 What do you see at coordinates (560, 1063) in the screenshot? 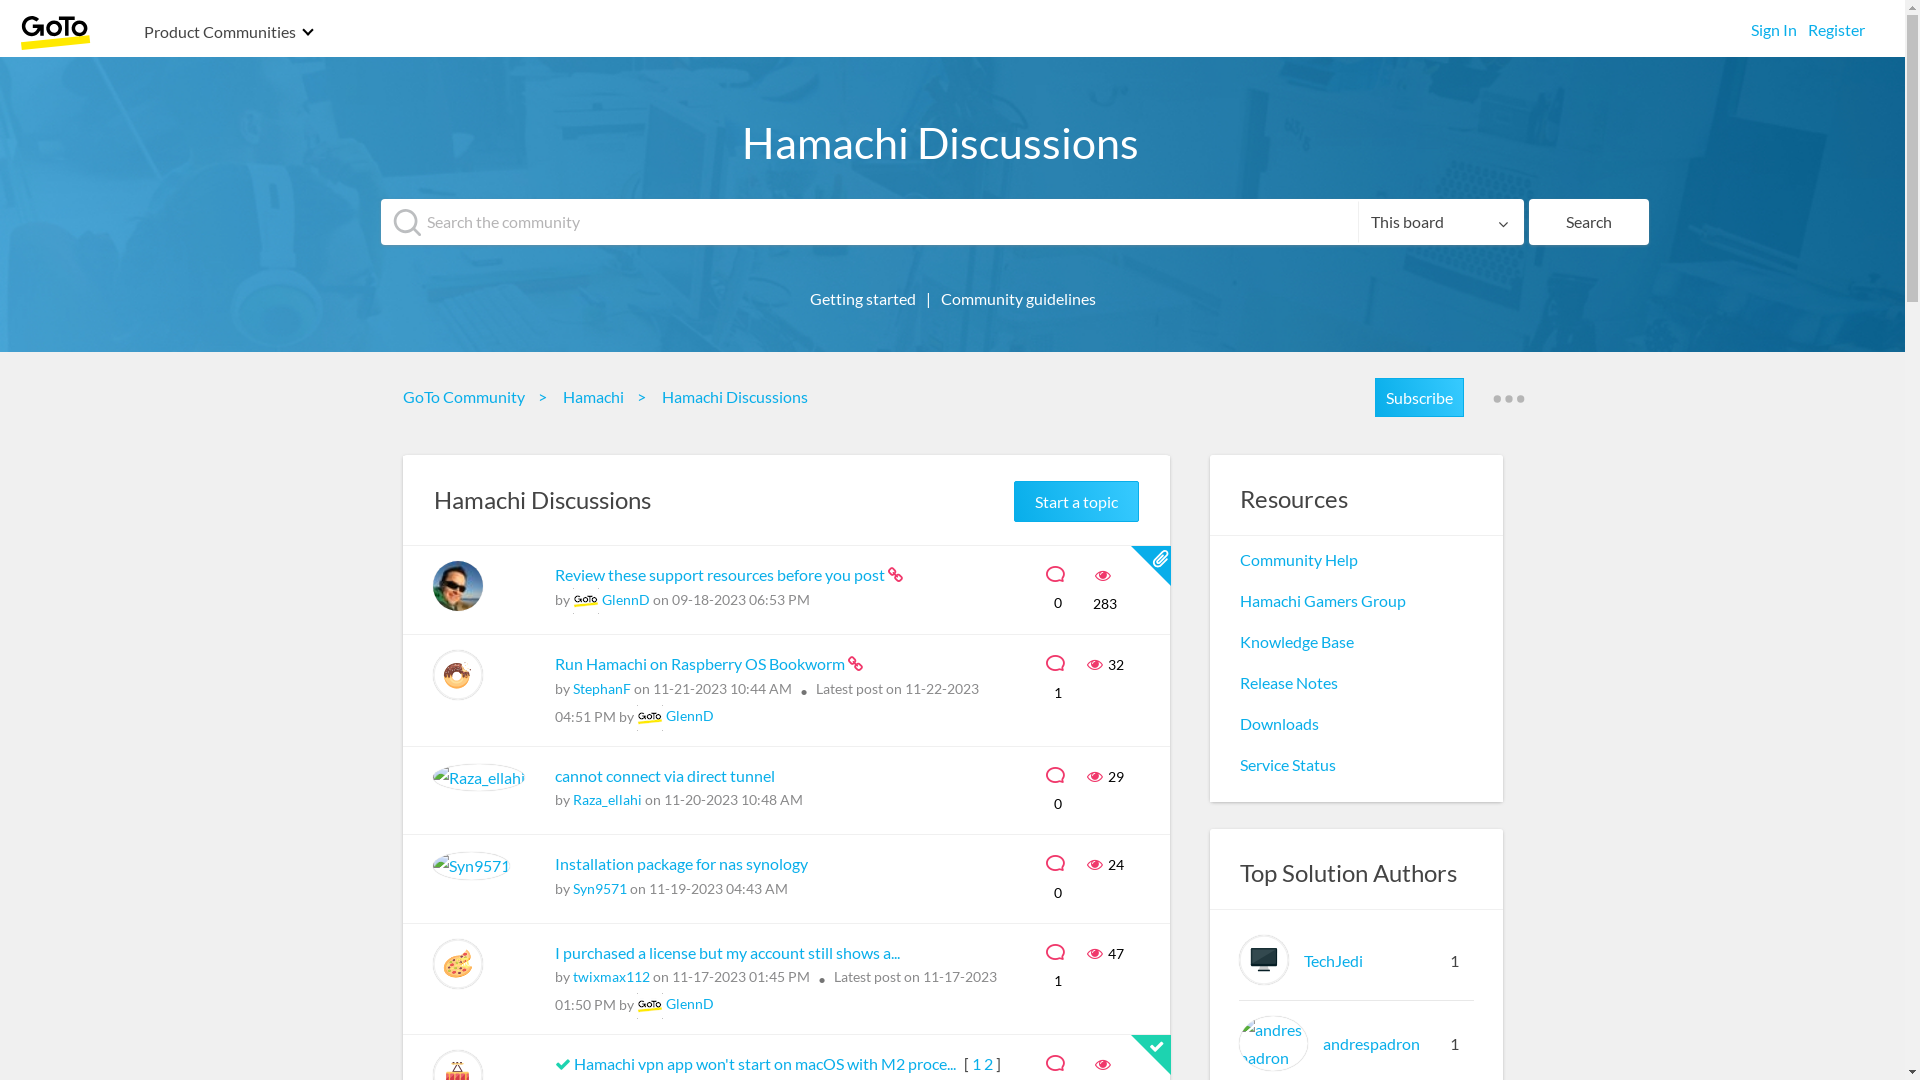
I see `'Solved!'` at bounding box center [560, 1063].